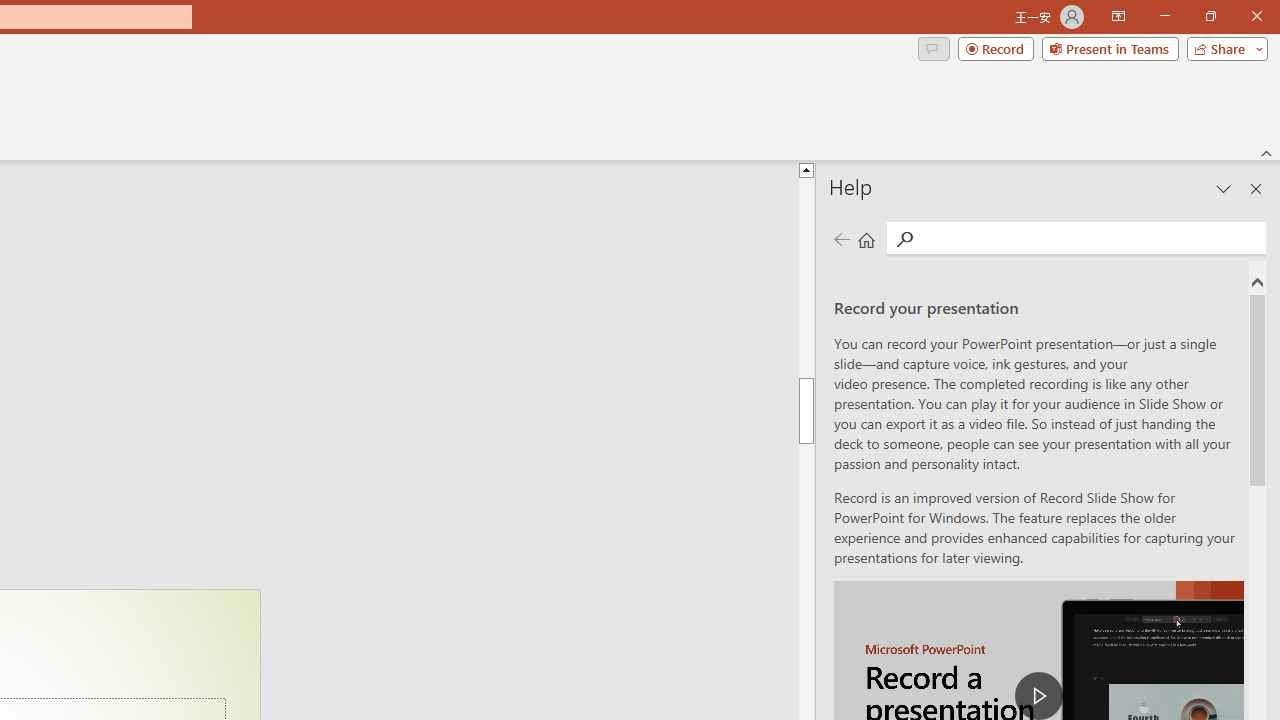 This screenshot has width=1280, height=720. I want to click on 'play Record a Presentation', so click(1038, 694).